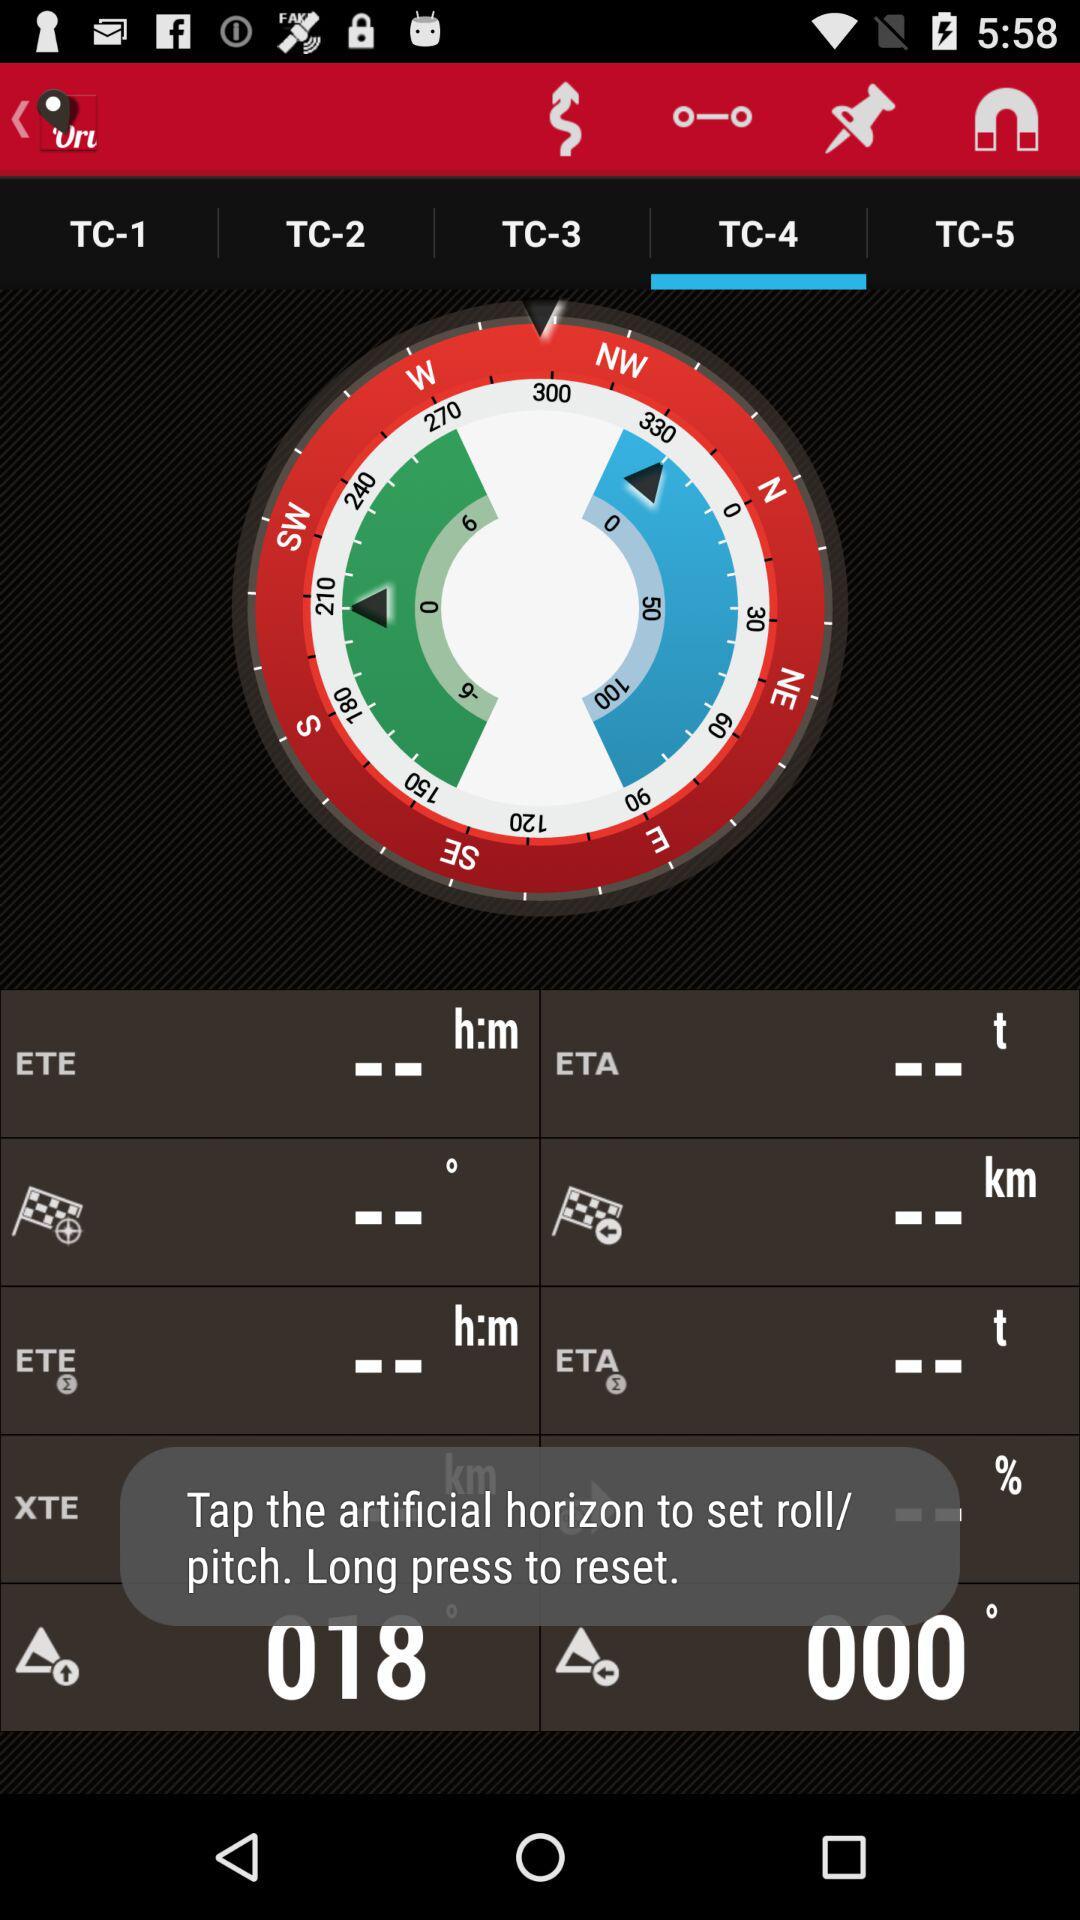  Describe the element at coordinates (858, 118) in the screenshot. I see `the second pin icon from top right side` at that location.